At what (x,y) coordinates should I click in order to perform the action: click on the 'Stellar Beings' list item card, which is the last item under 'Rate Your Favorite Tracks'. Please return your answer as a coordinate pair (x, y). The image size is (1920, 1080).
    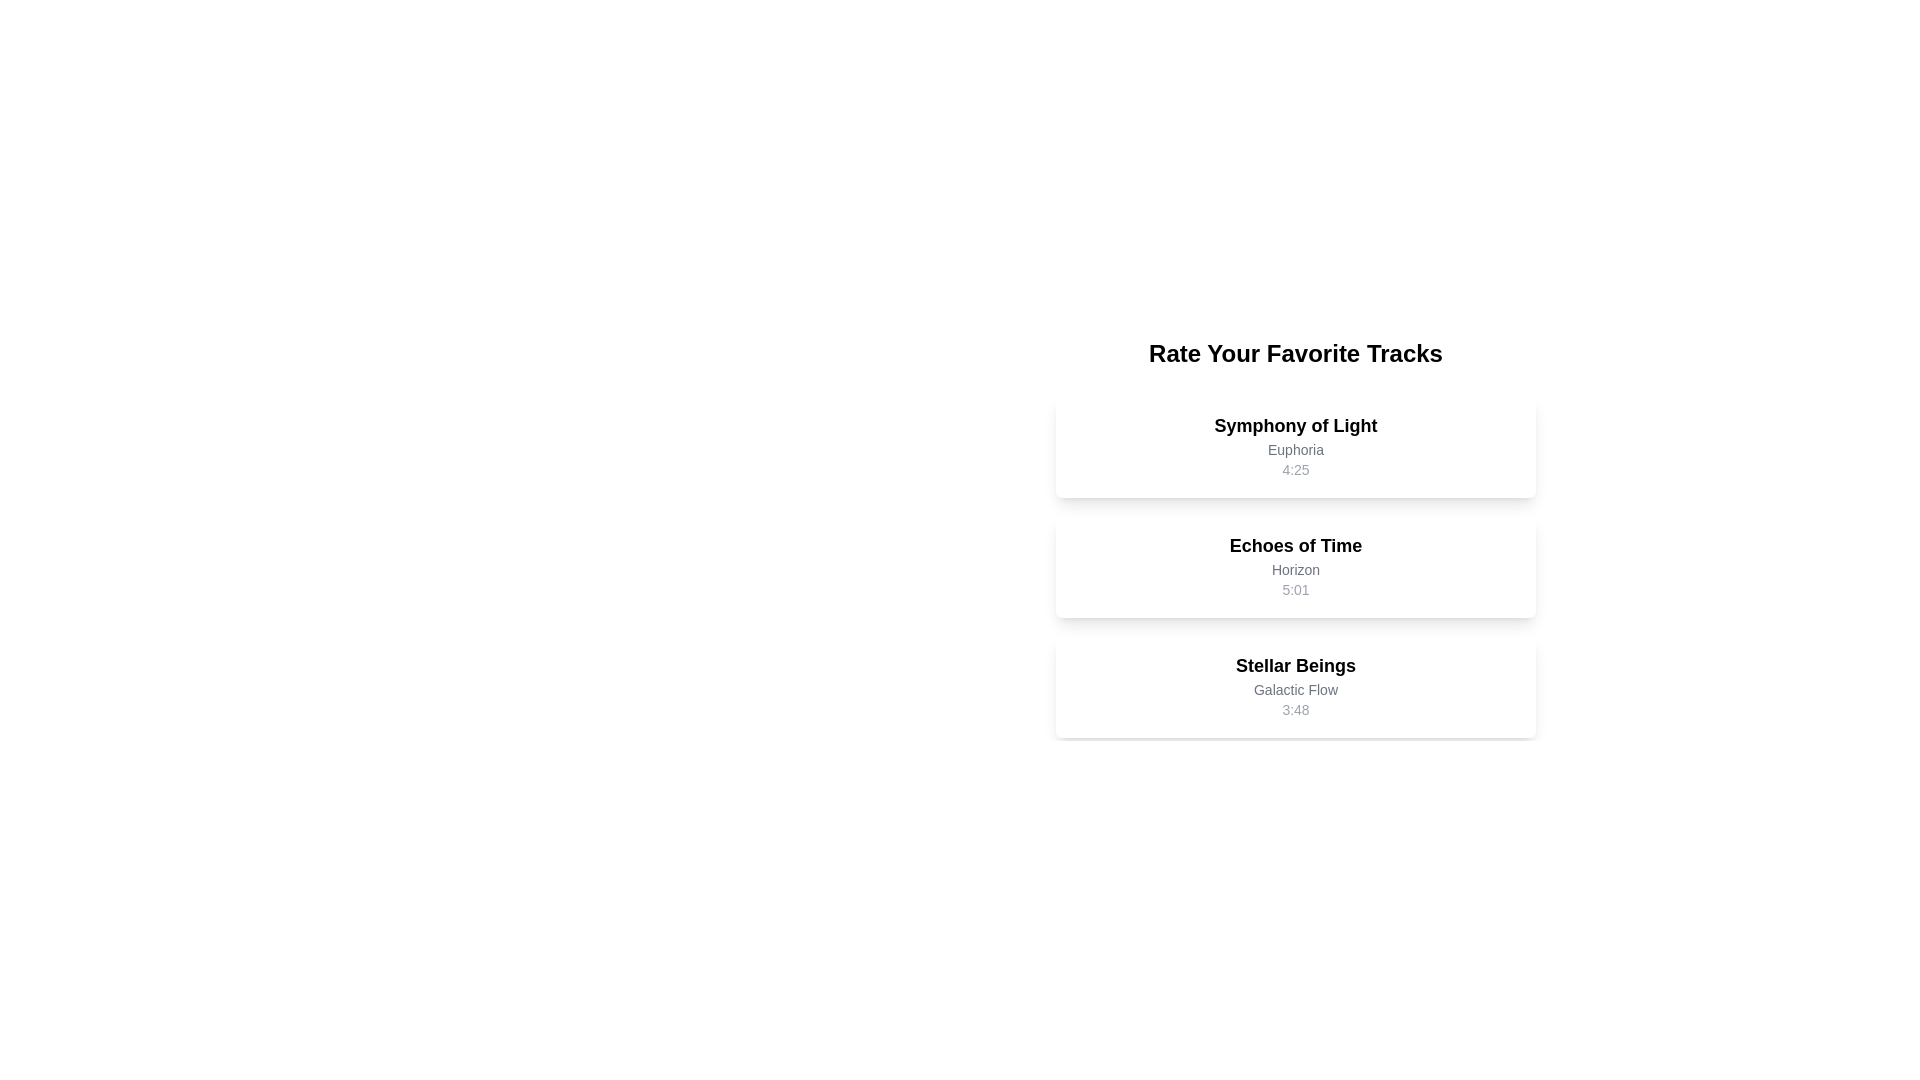
    Looking at the image, I should click on (1296, 685).